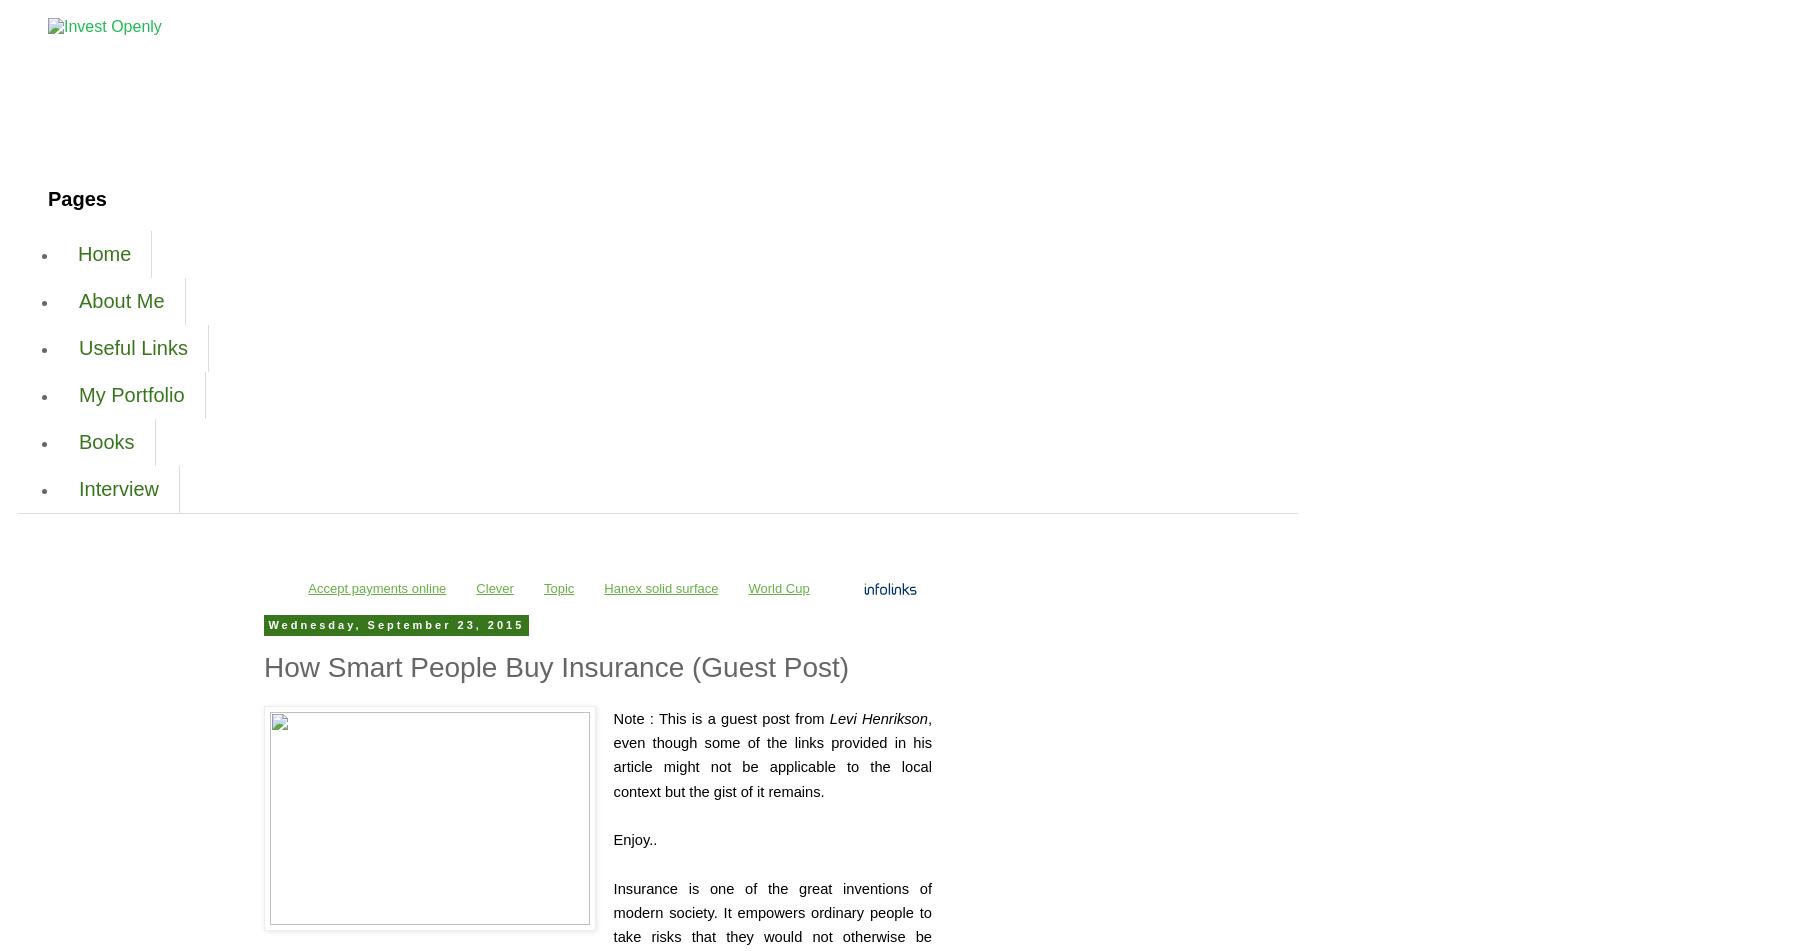  I want to click on 'Accept payments online', so click(376, 587).